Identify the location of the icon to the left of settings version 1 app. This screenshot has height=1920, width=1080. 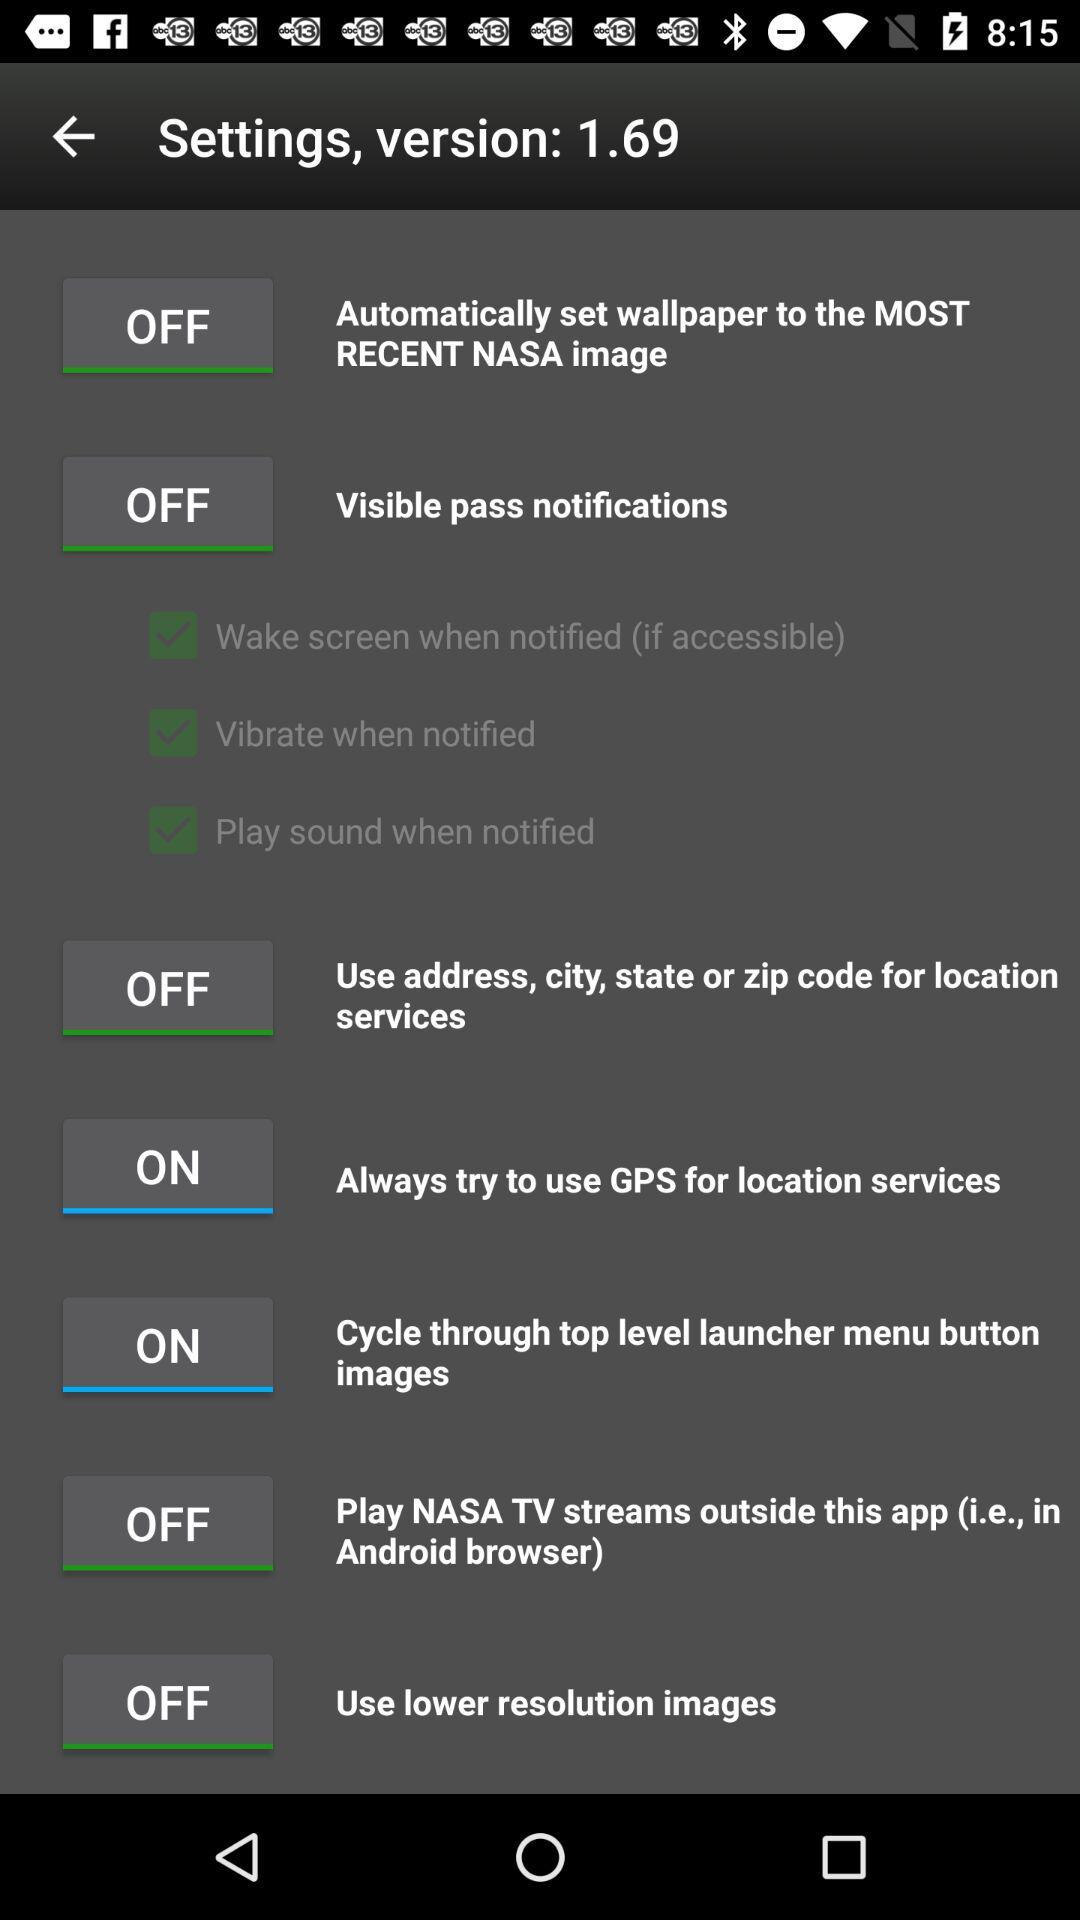
(72, 135).